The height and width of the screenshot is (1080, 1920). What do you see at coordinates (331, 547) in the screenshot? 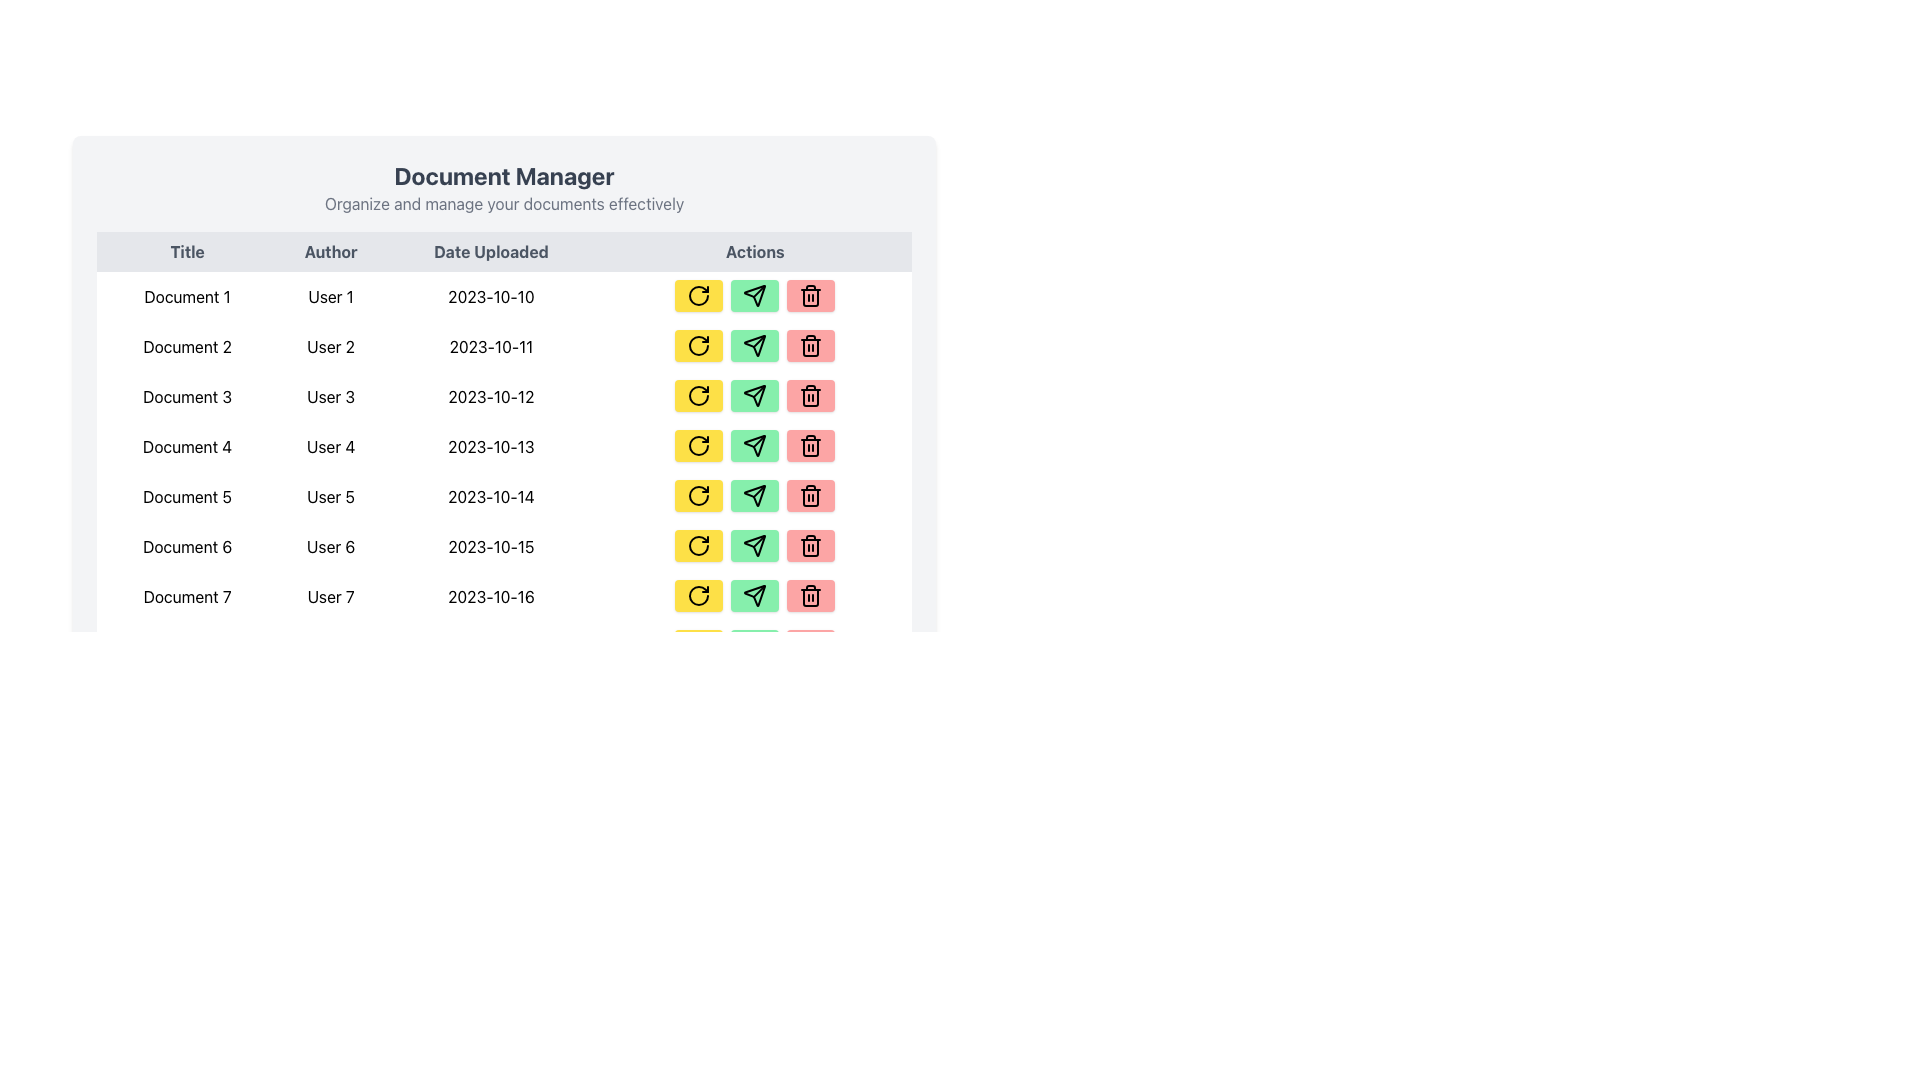
I see `the static text label that indicates the author of 'Document 6' in the table under the 'Author' column` at bounding box center [331, 547].